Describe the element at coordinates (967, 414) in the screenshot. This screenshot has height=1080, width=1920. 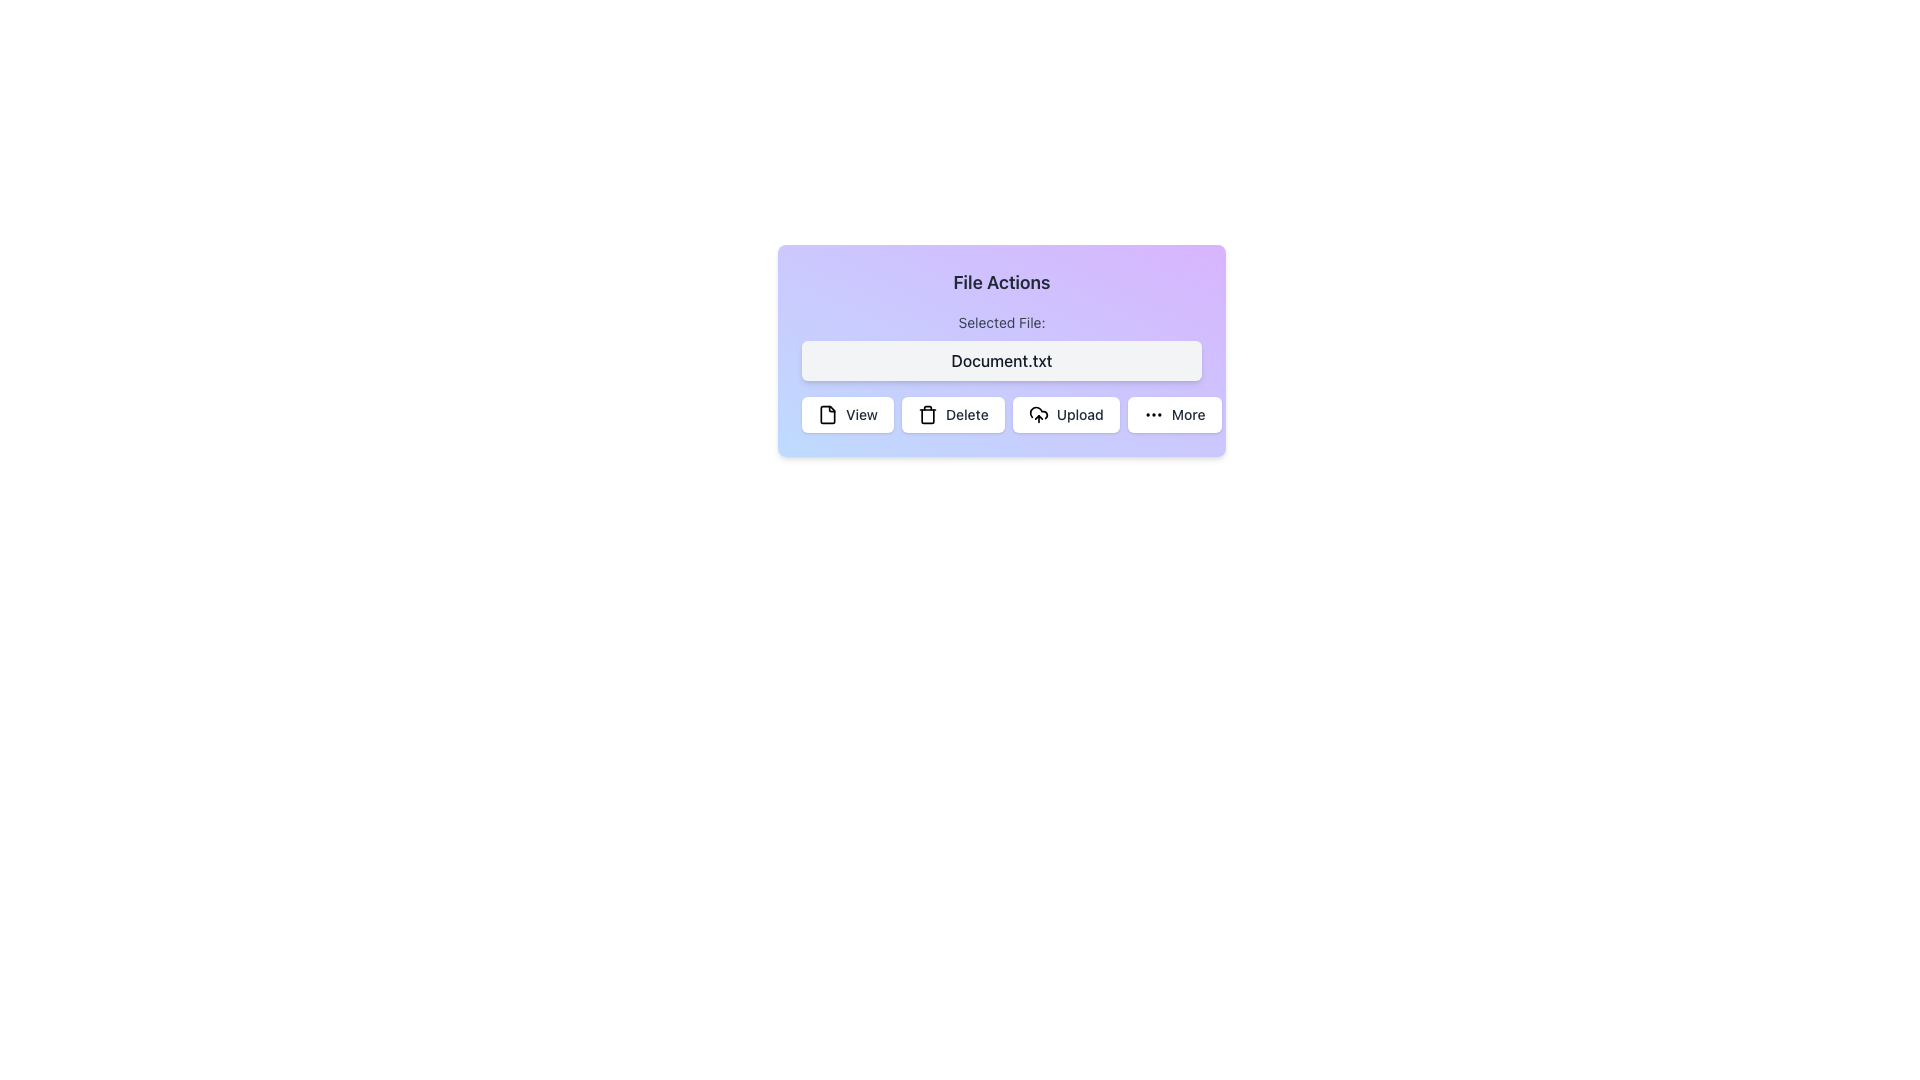
I see `the 'Delete' text label, which is gray and positioned within the 'Delete' button to the right of a trash can icon, located below the 'File Actions' heading` at that location.